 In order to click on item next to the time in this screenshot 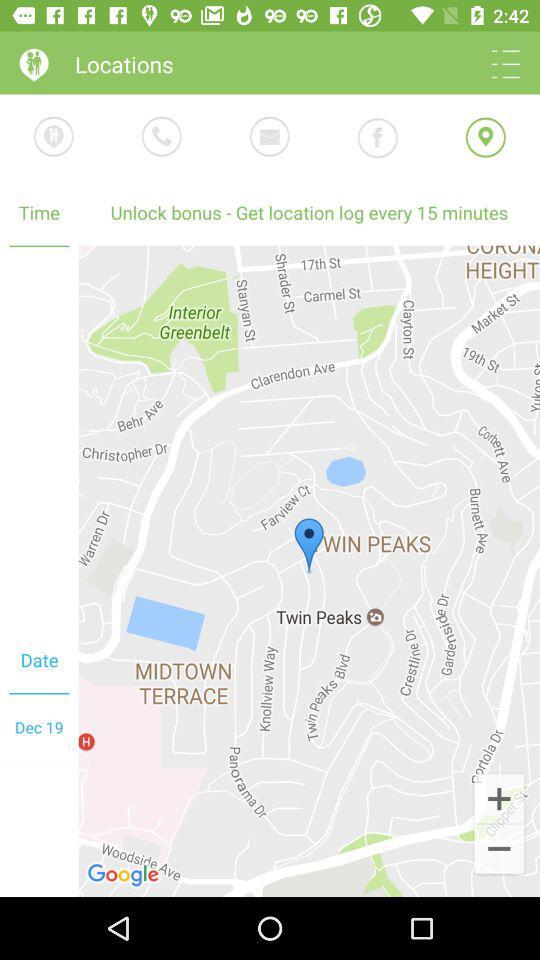, I will do `click(309, 571)`.